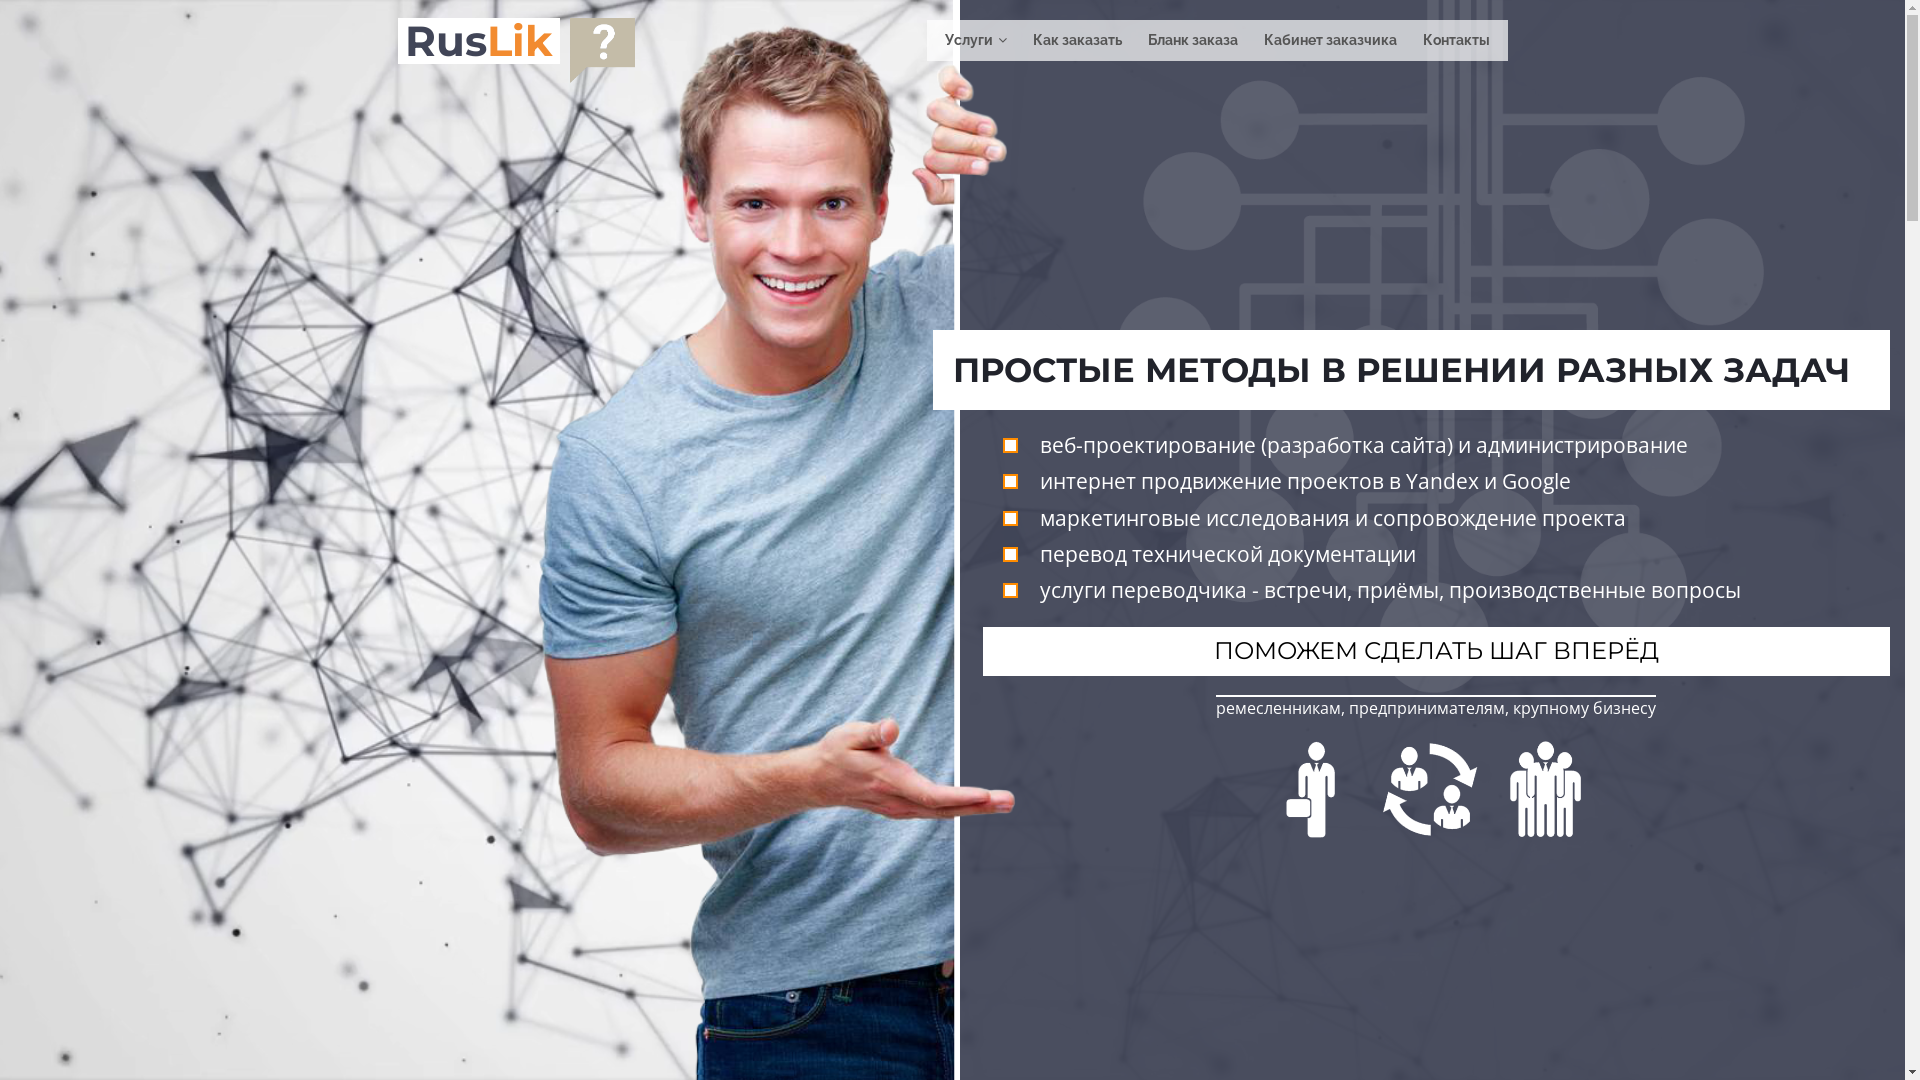  Describe the element at coordinates (601, 49) in the screenshot. I see `'0'` at that location.